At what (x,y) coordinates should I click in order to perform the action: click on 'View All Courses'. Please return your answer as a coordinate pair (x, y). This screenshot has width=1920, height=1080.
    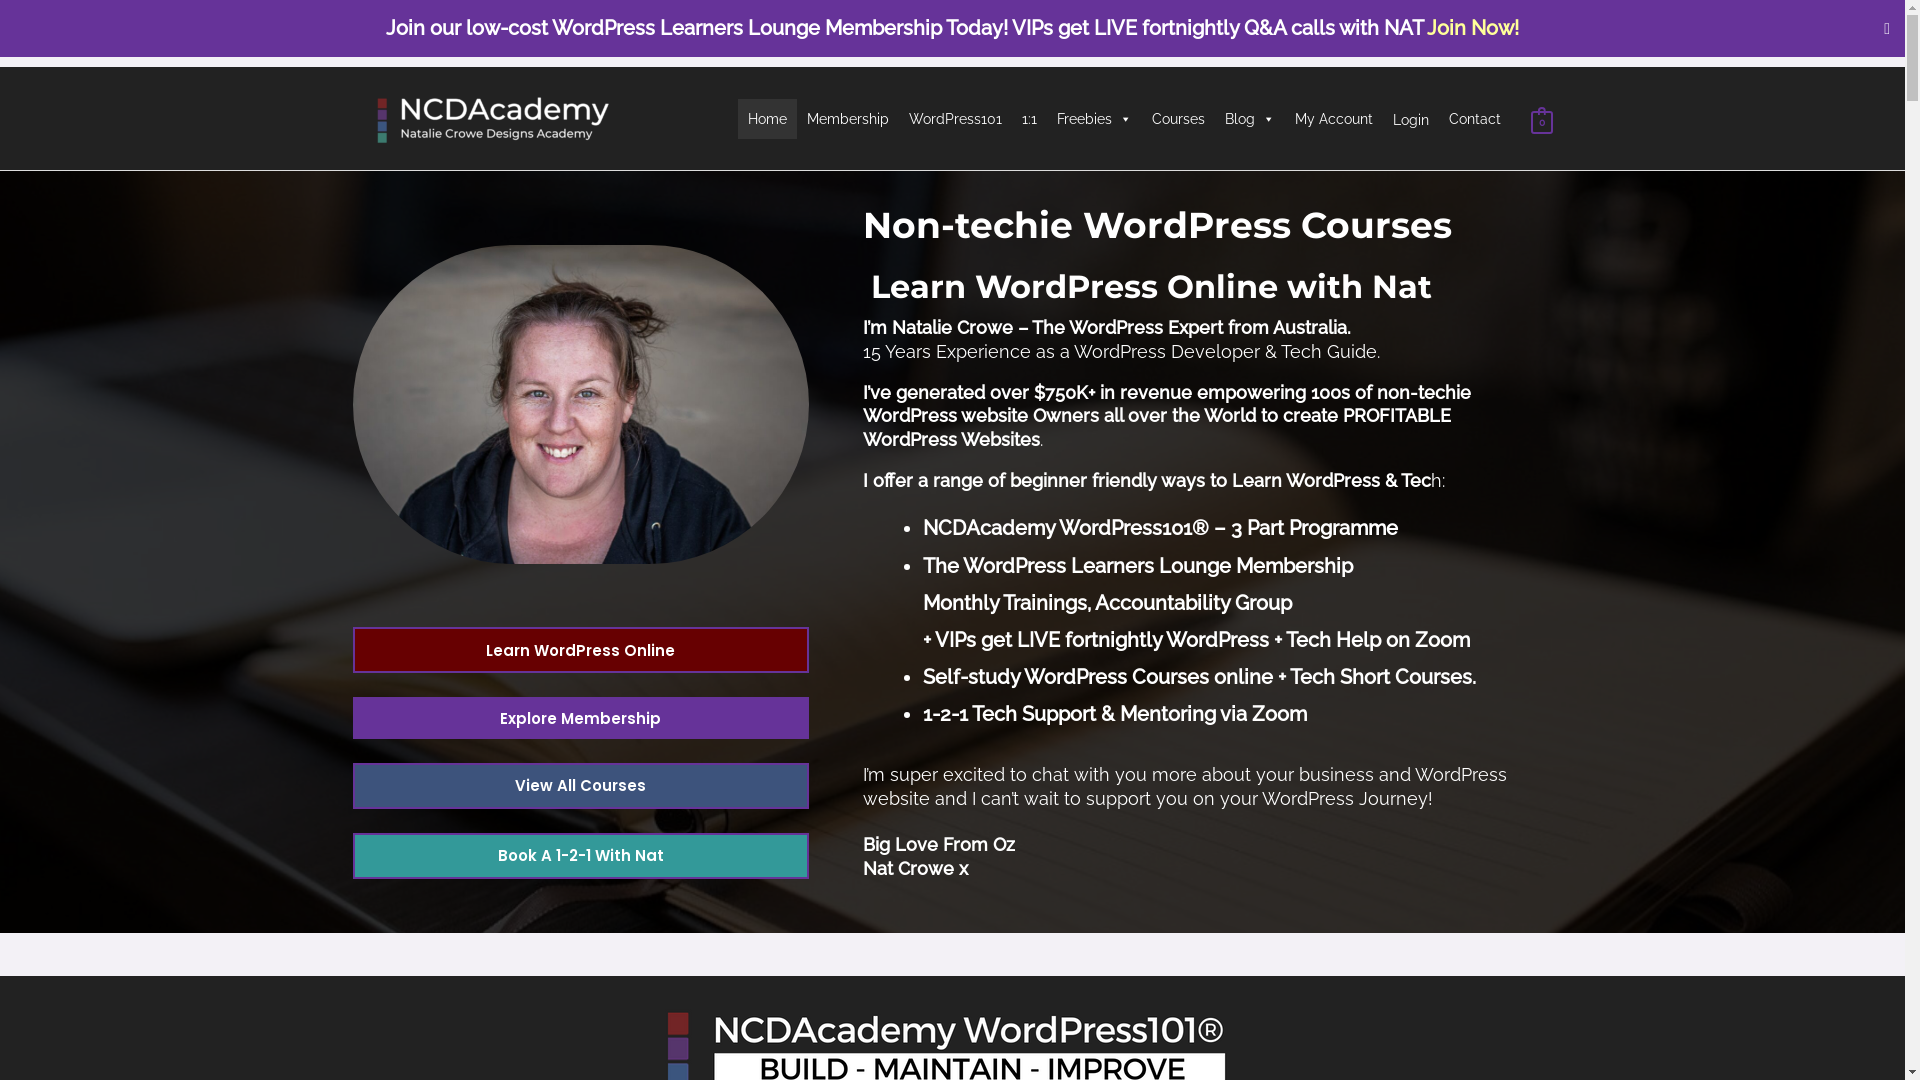
    Looking at the image, I should click on (579, 785).